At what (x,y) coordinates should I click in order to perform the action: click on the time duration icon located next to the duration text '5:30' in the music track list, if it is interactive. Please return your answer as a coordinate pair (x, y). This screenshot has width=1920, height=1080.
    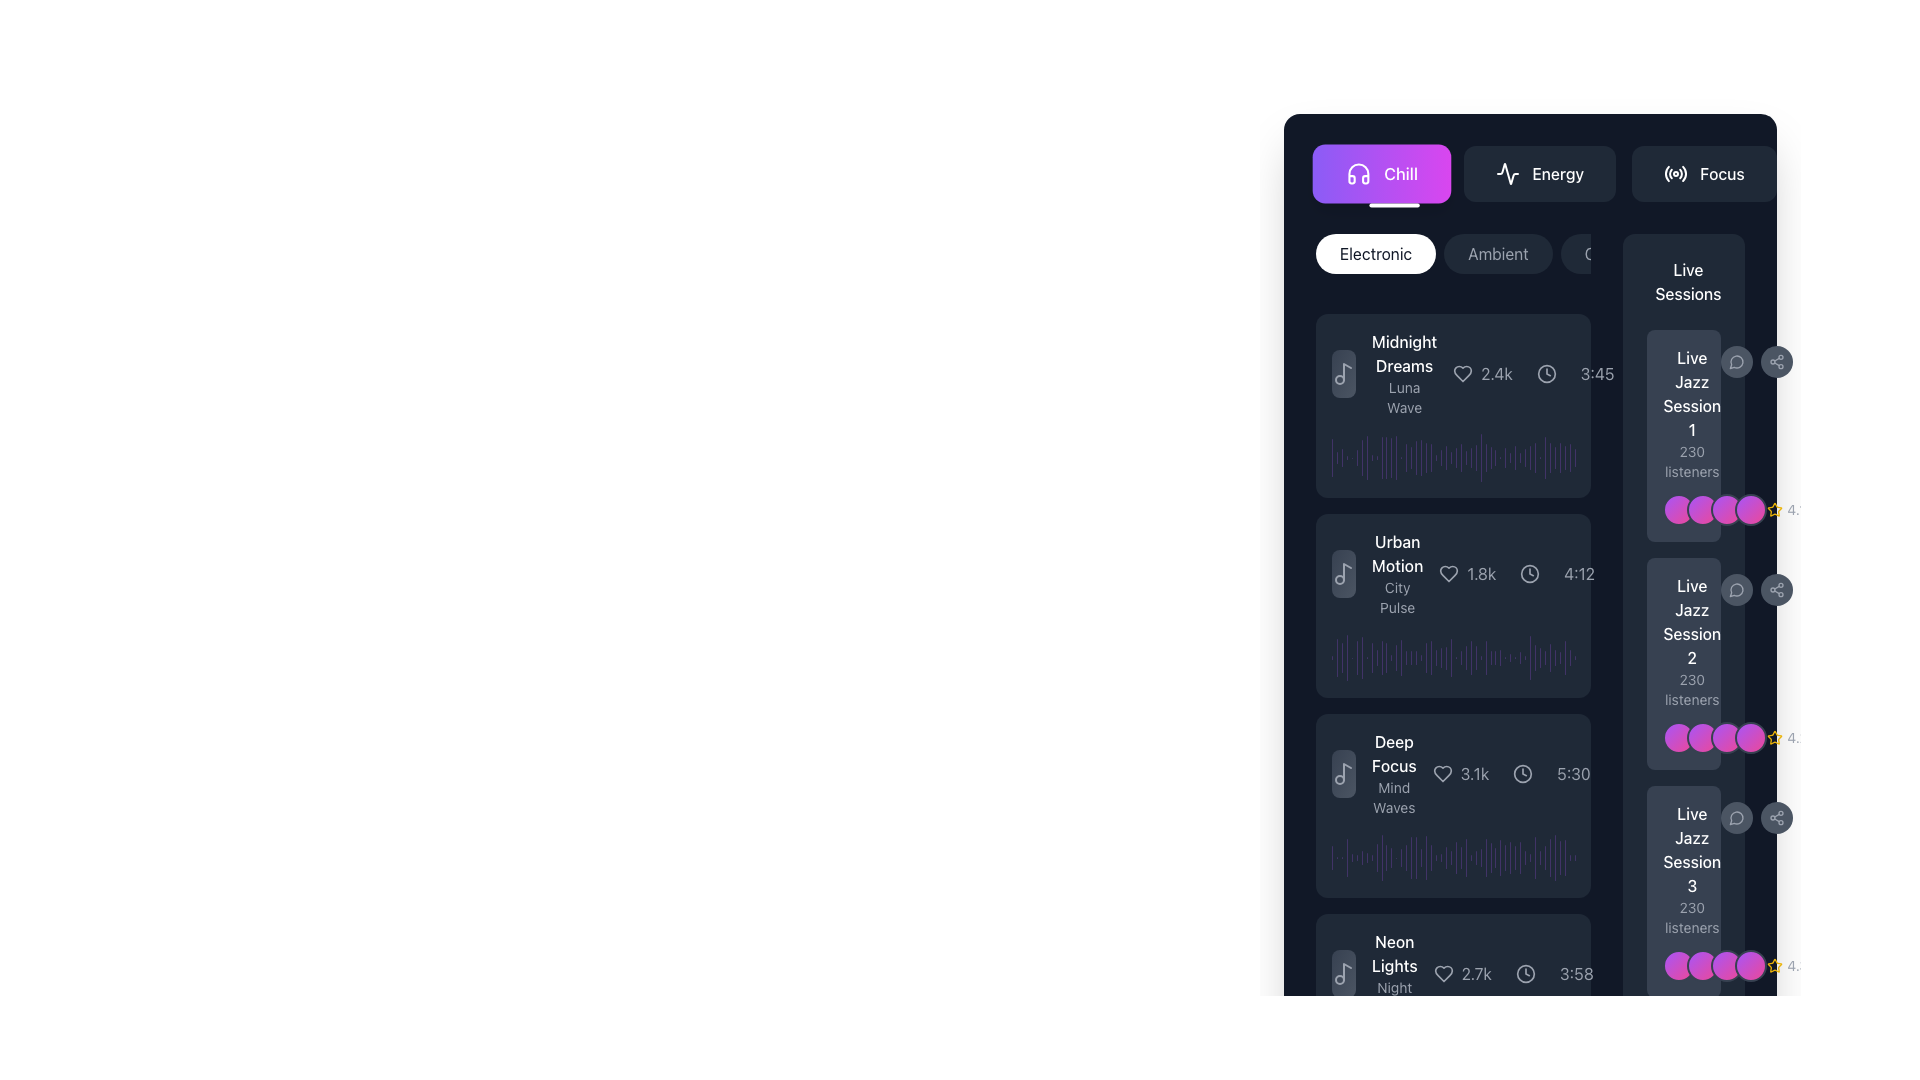
    Looking at the image, I should click on (1521, 773).